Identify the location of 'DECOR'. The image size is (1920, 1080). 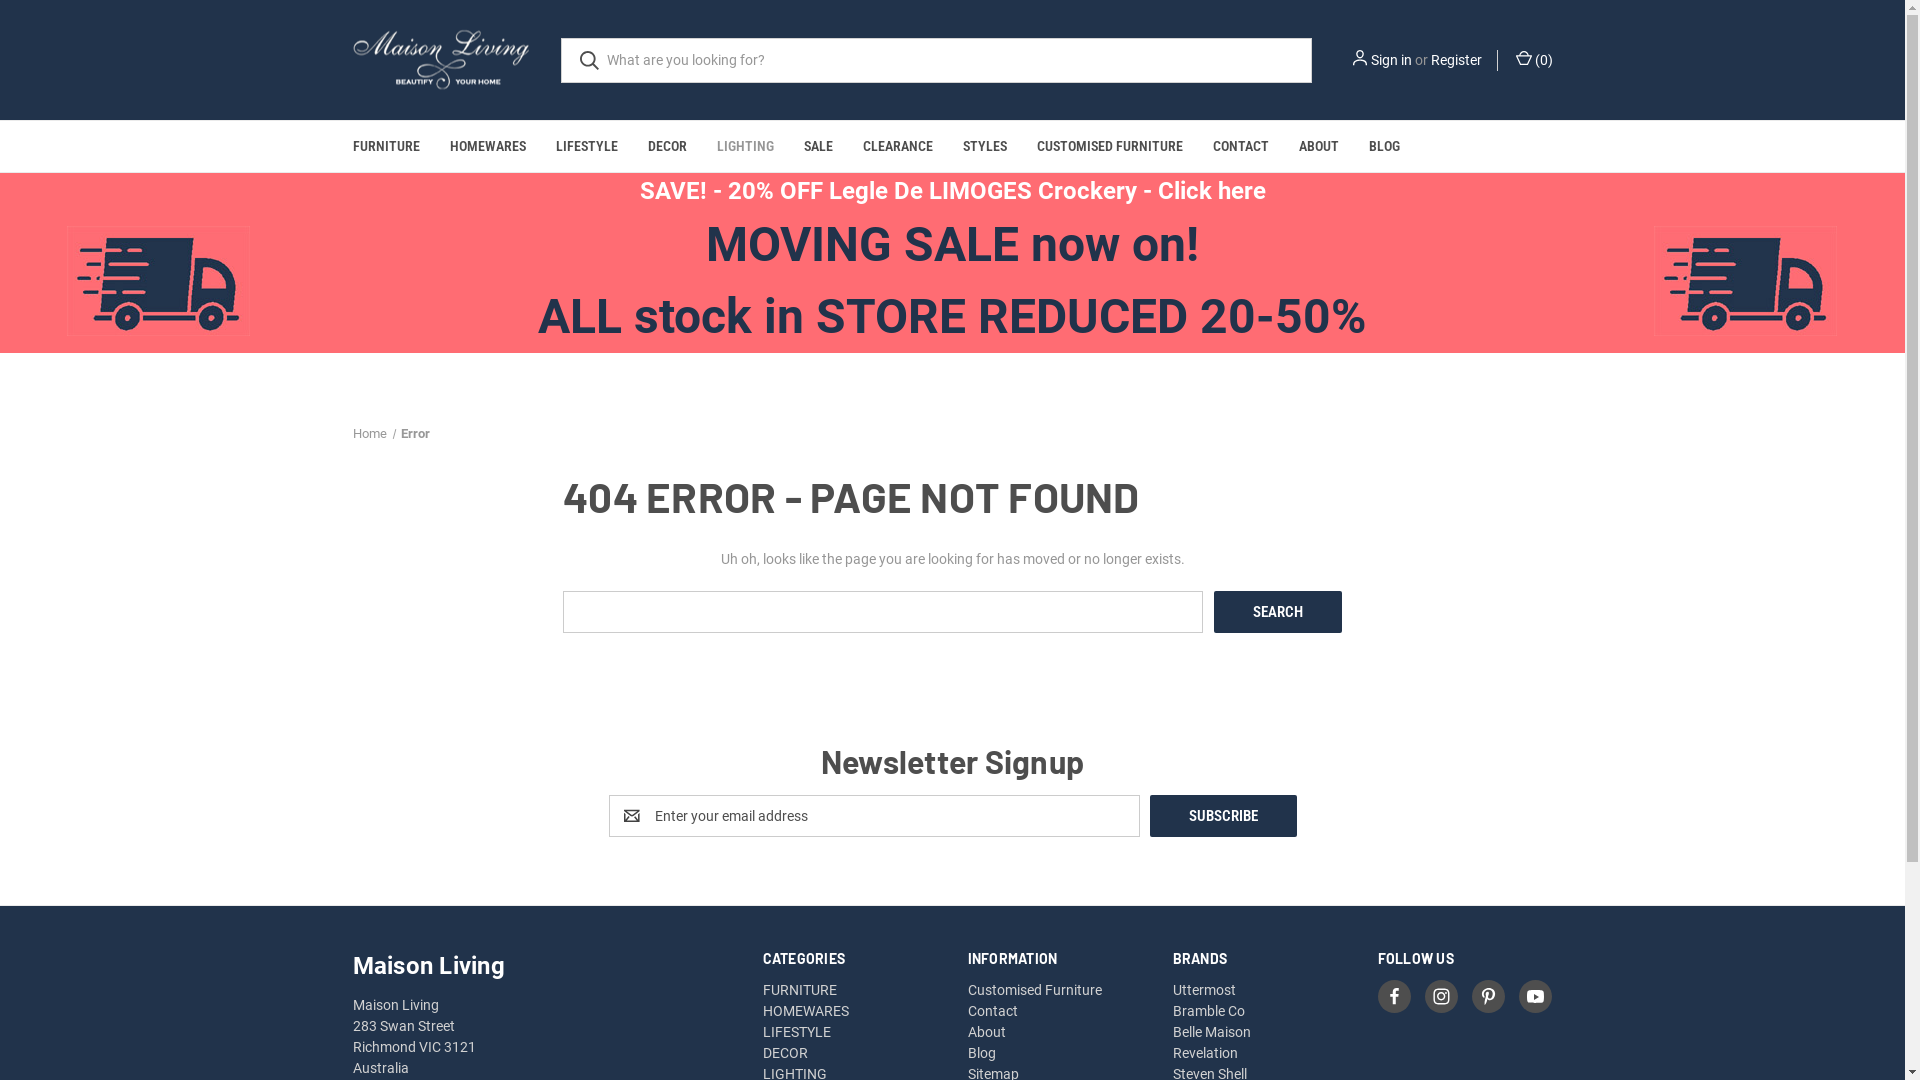
(666, 145).